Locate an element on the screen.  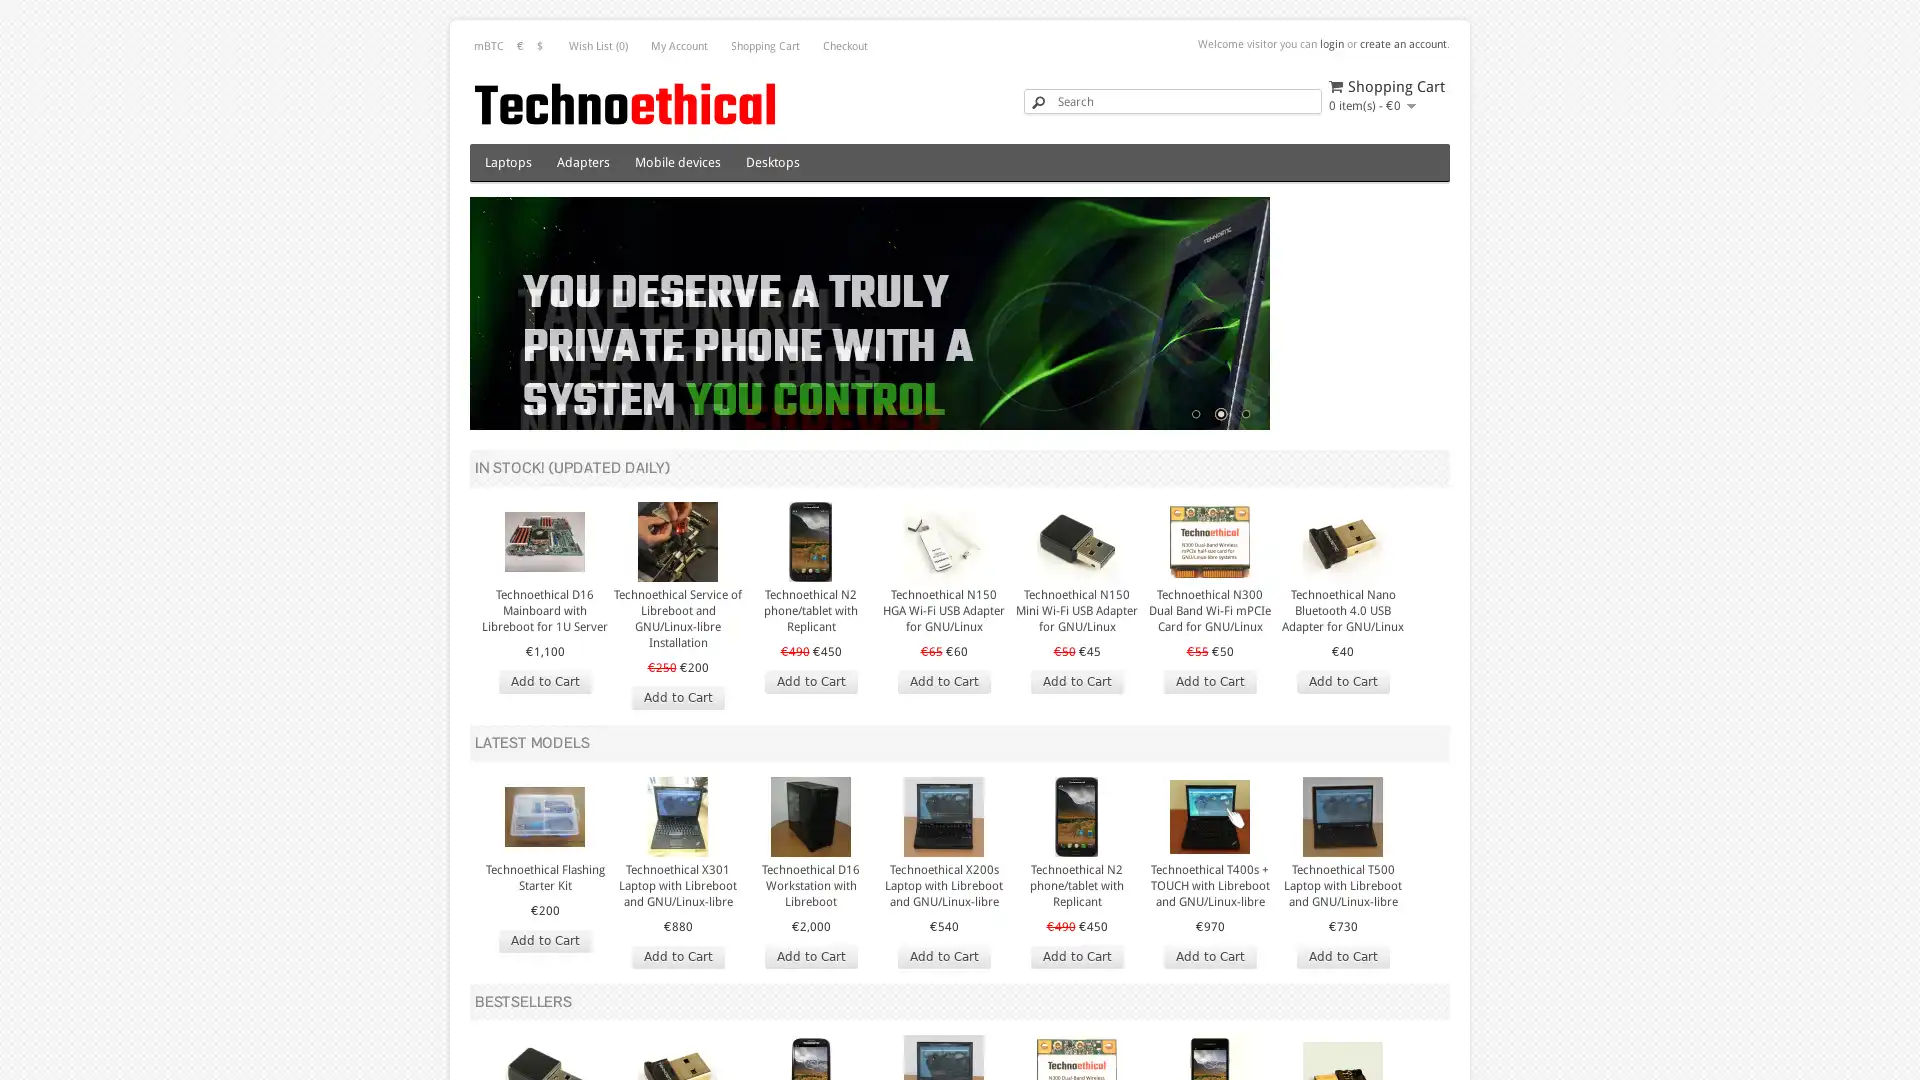
Add to Cart is located at coordinates (810, 748).